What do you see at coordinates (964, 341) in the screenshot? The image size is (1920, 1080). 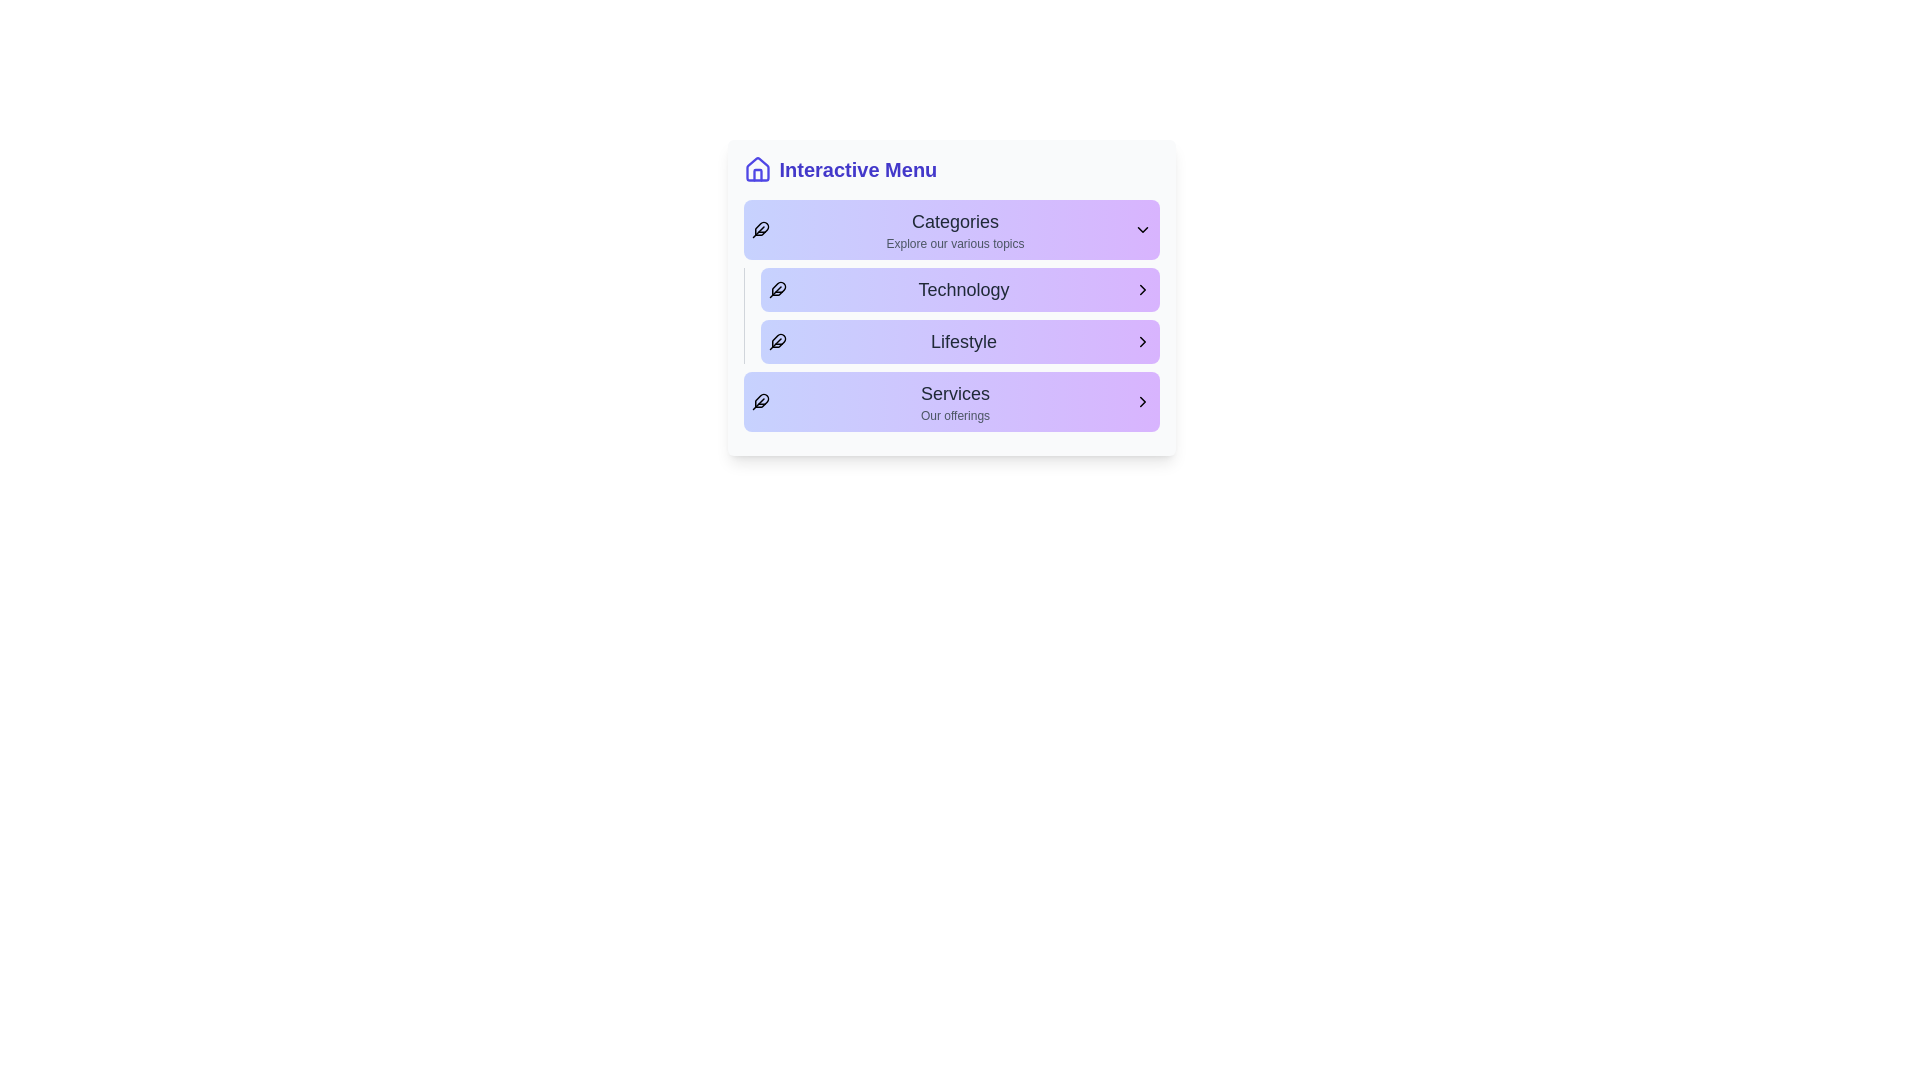 I see `the 'Lifestyle' text label within the gradient-colored button in the 'Interactive Menu'` at bounding box center [964, 341].